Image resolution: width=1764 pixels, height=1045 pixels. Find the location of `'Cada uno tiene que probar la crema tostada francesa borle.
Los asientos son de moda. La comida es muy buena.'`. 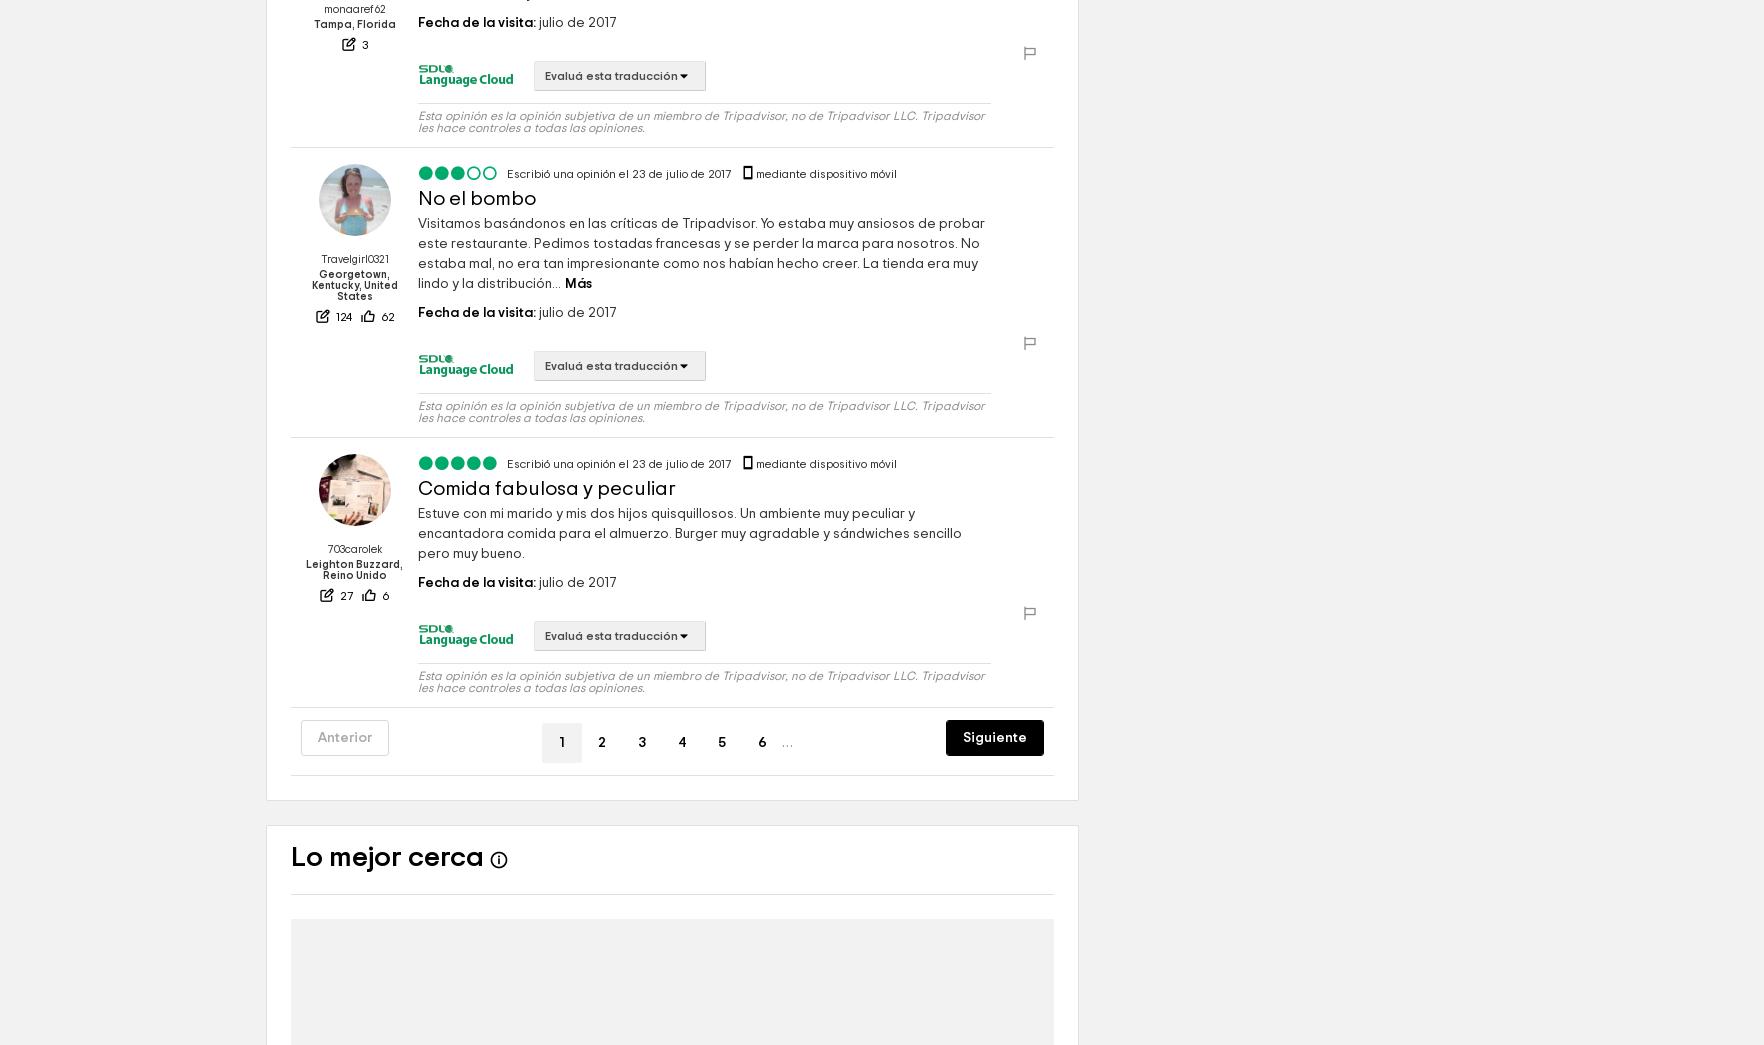

'Cada uno tiene que probar la crema tostada francesa borle.
Los asientos son de moda. La comida es muy buena.' is located at coordinates (703, 42).